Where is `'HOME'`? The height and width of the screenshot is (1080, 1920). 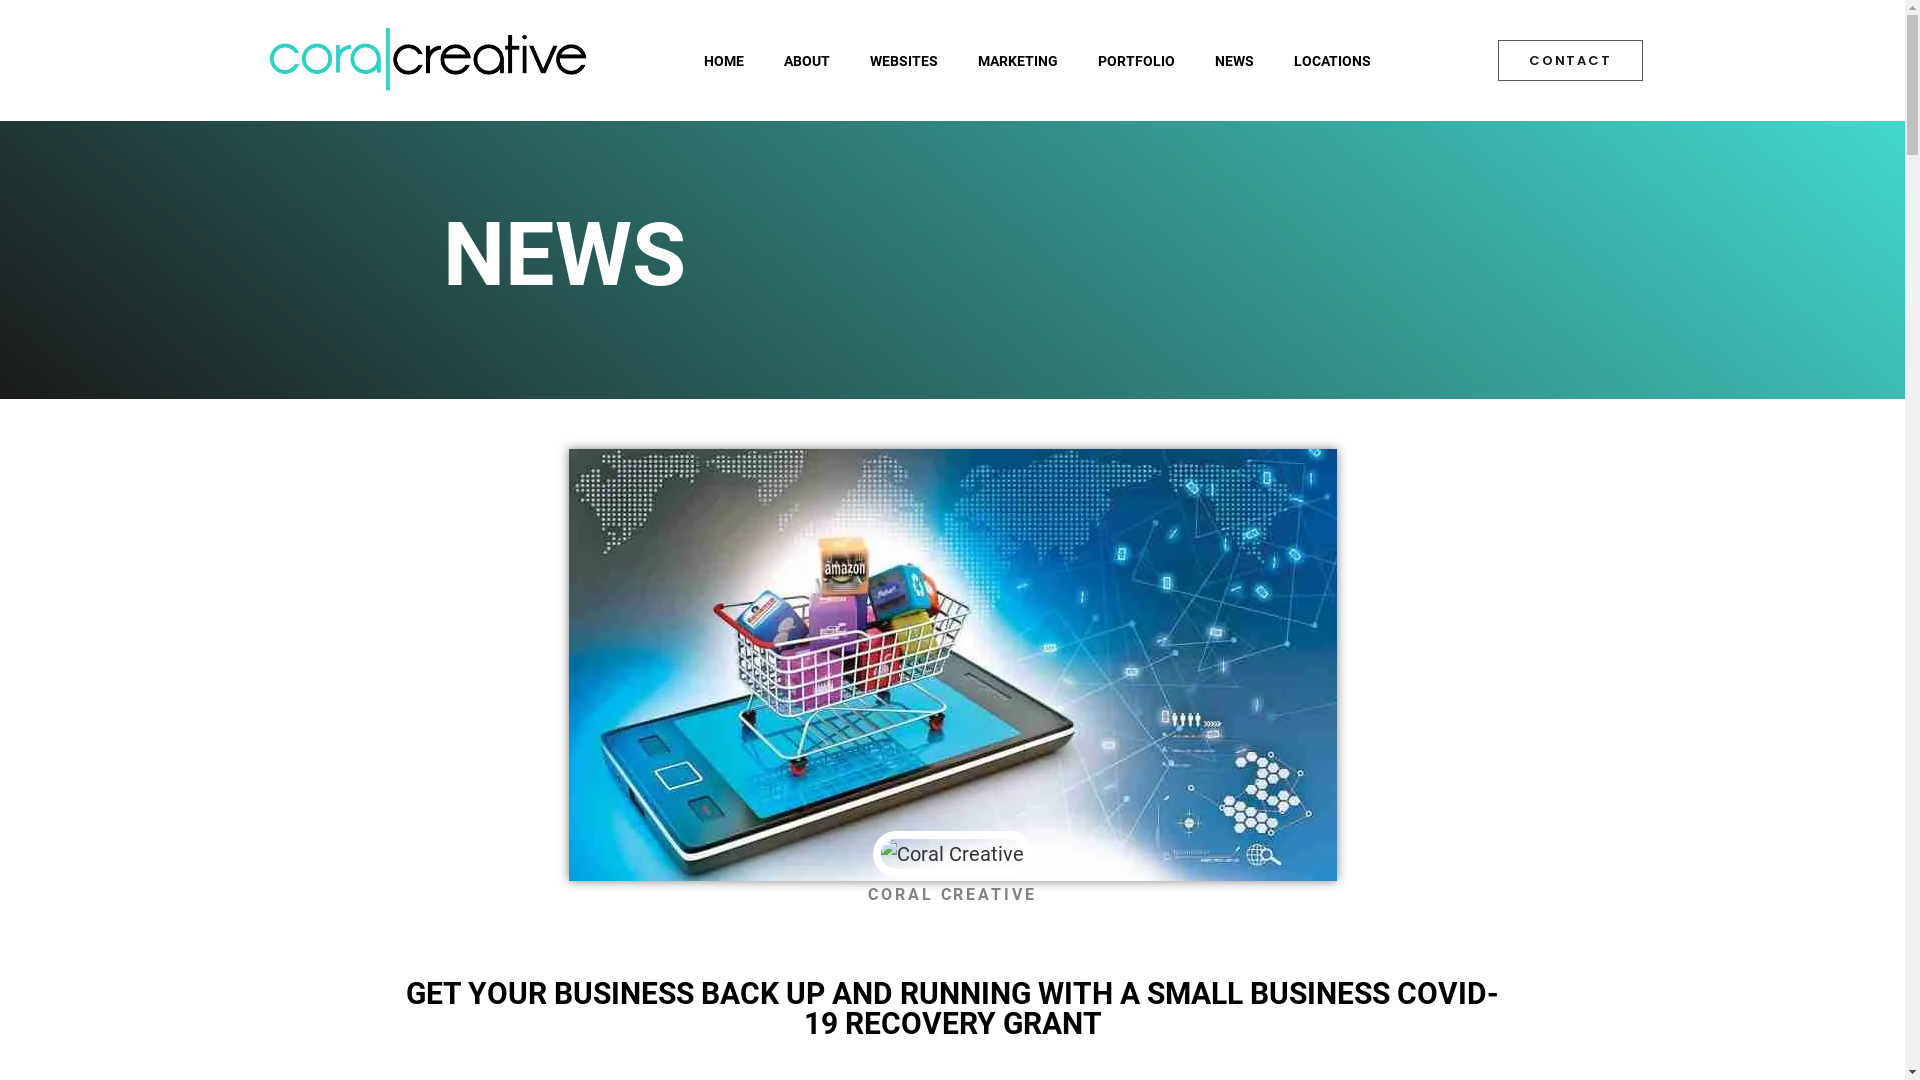
'HOME' is located at coordinates (723, 60).